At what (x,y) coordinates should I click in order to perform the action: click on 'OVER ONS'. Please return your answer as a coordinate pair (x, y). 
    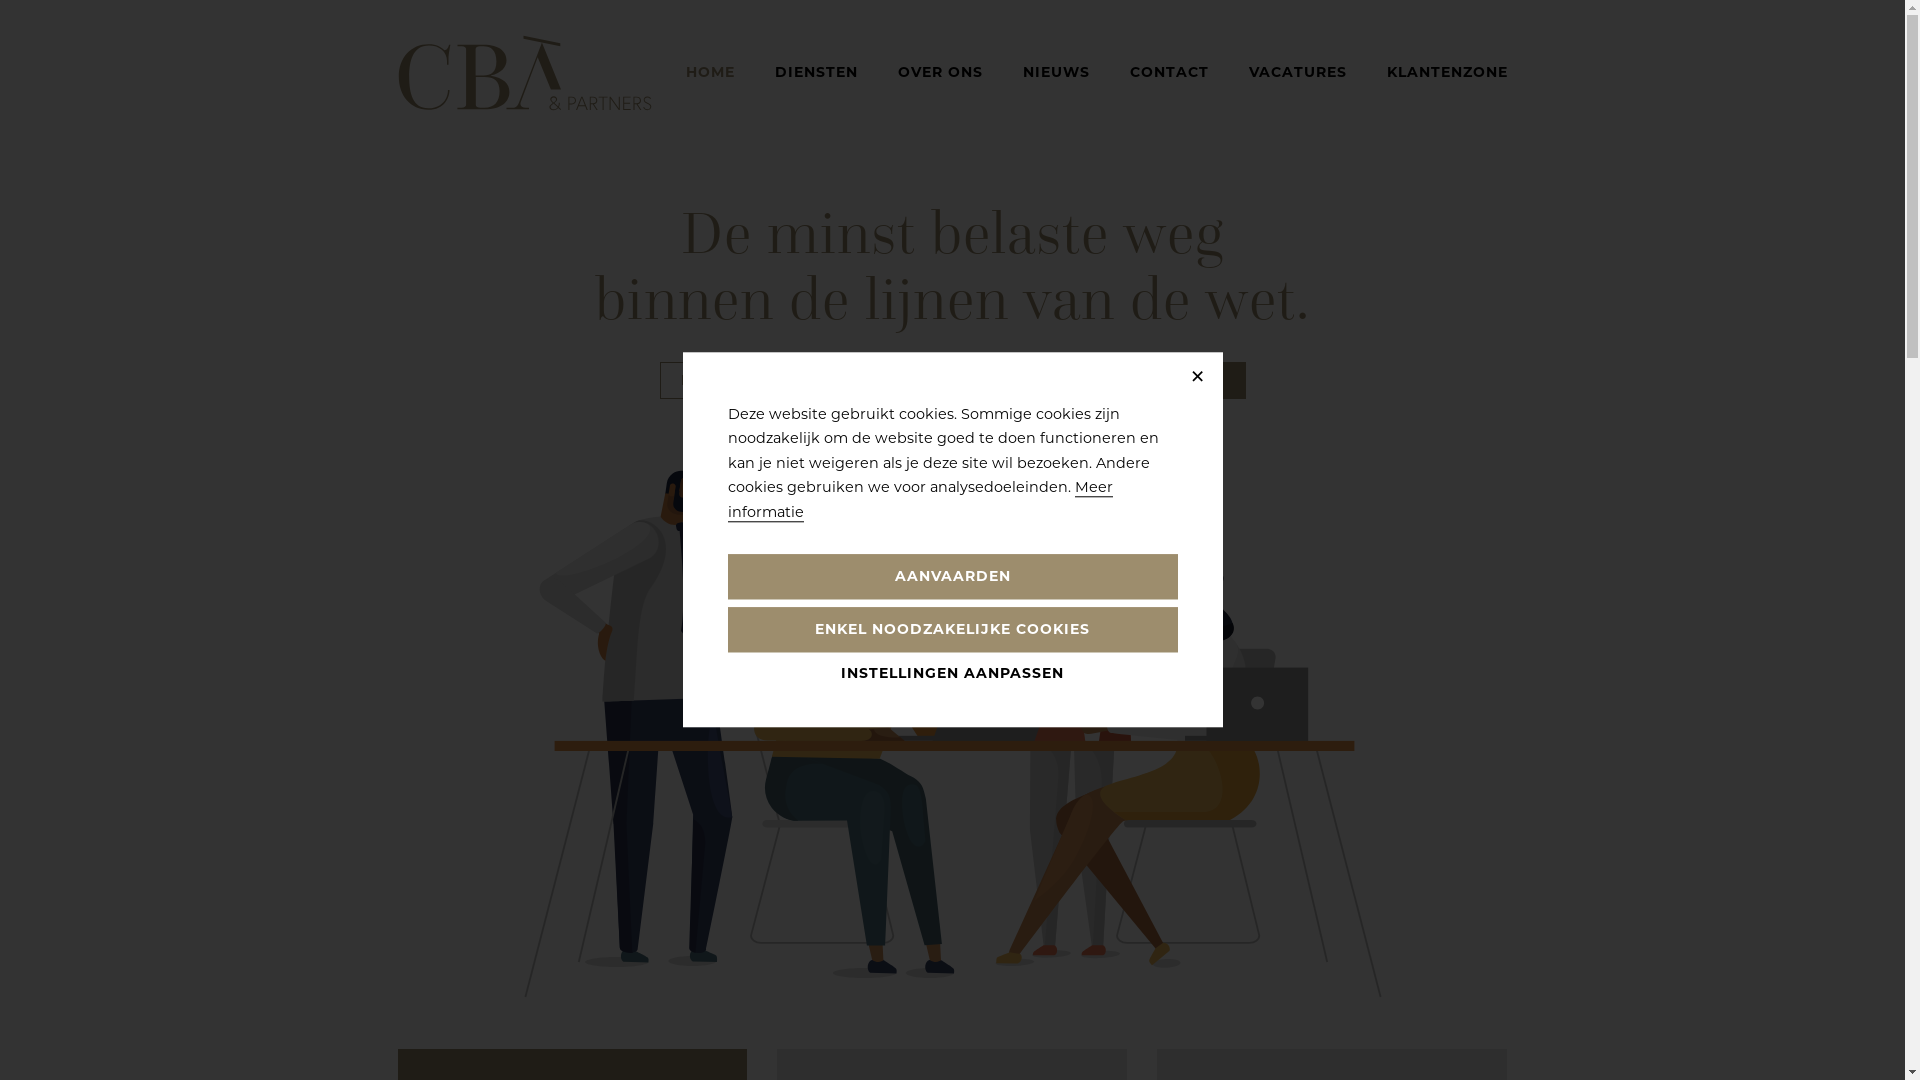
    Looking at the image, I should click on (896, 71).